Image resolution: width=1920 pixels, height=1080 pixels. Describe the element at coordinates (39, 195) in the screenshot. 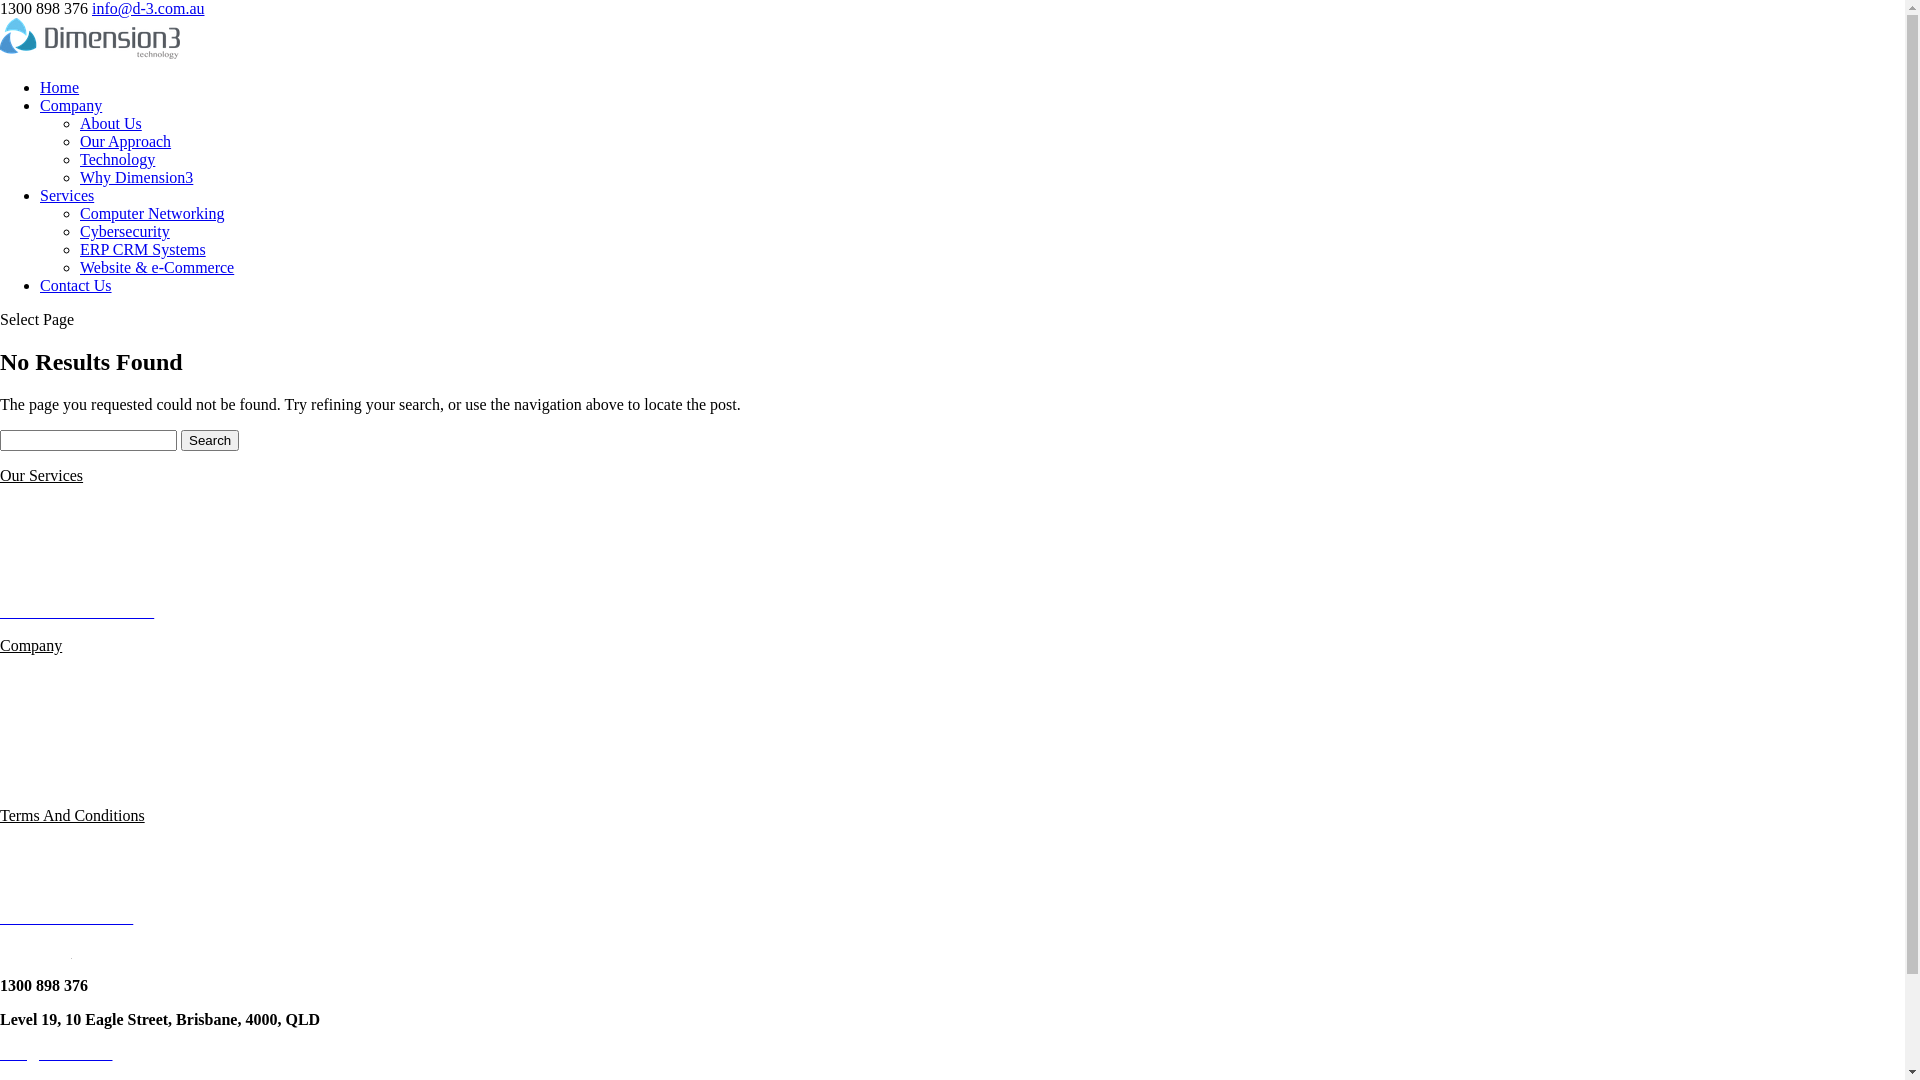

I see `'Services'` at that location.